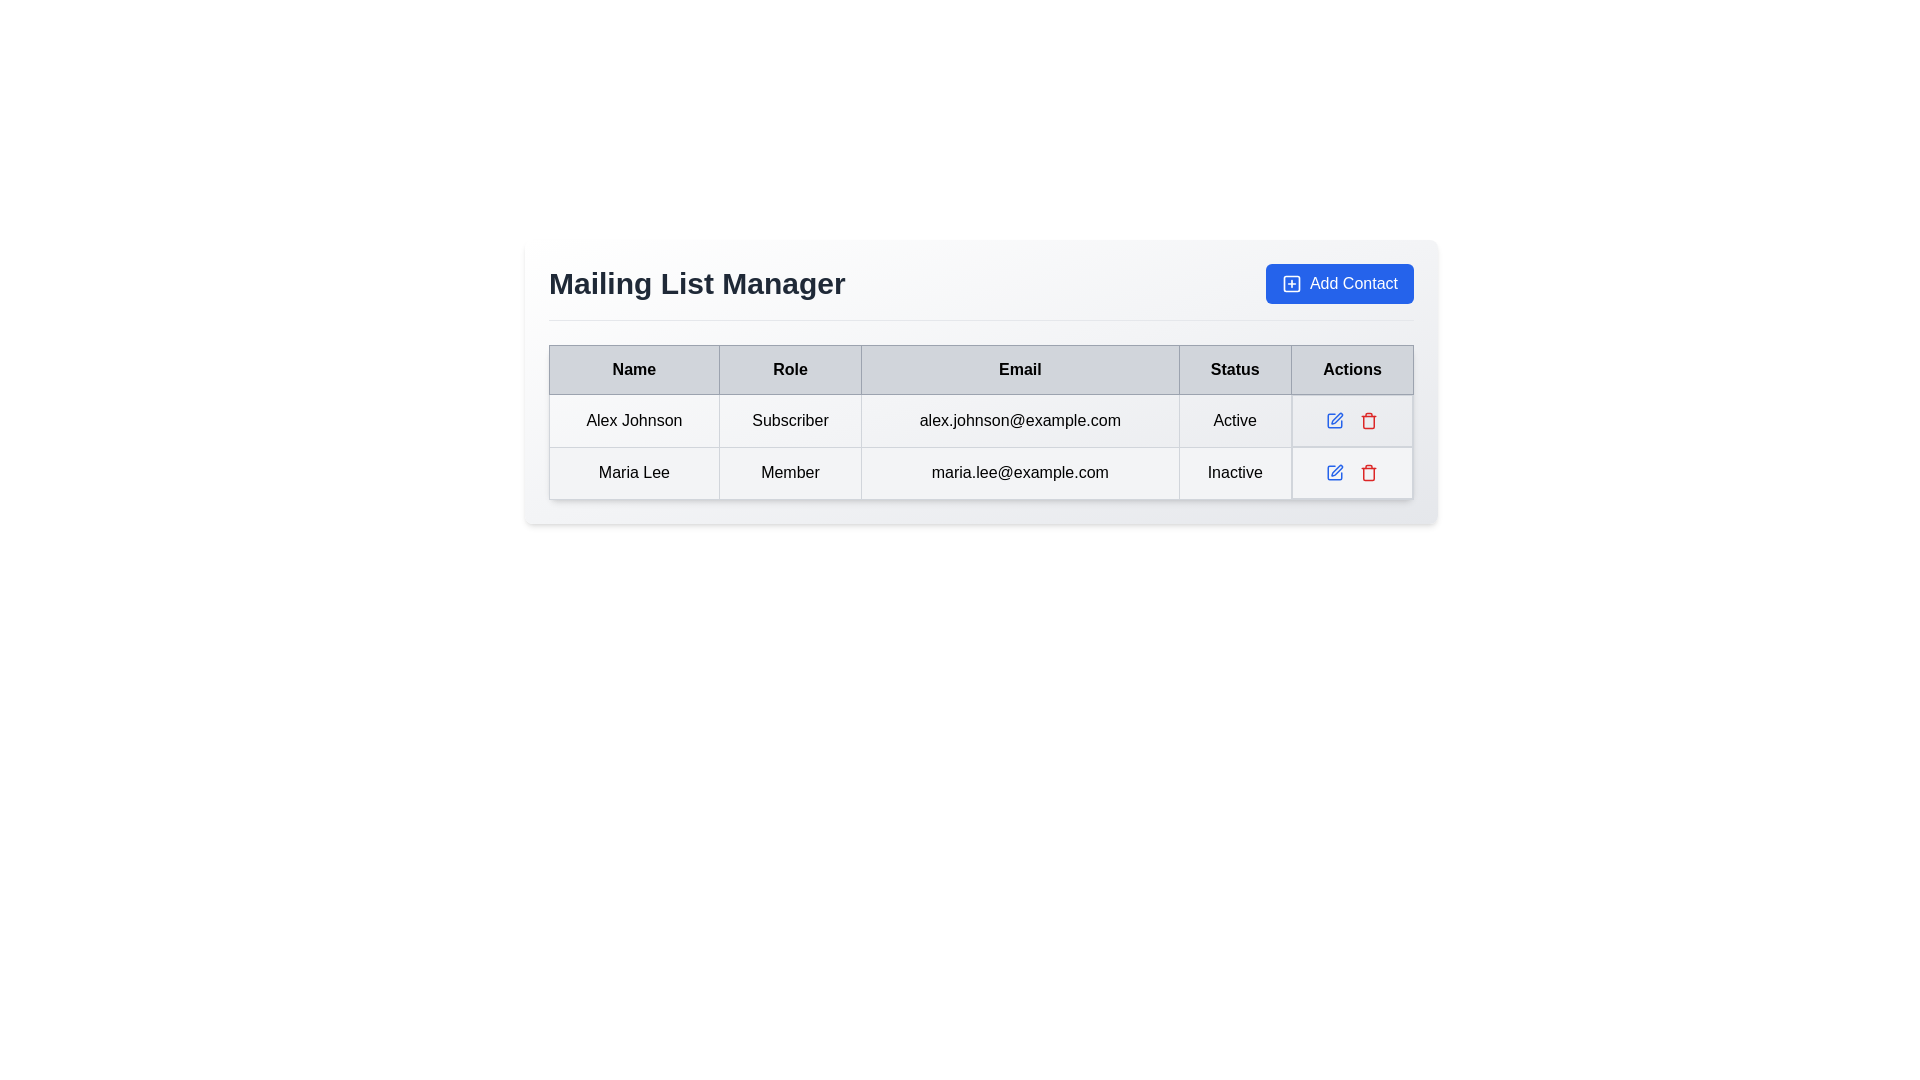 The image size is (1920, 1080). What do you see at coordinates (1020, 370) in the screenshot?
I see `the Table Header Cell labeled 'Email', which is the third cell from the left in the header row of the table, styled with a gray border and background` at bounding box center [1020, 370].